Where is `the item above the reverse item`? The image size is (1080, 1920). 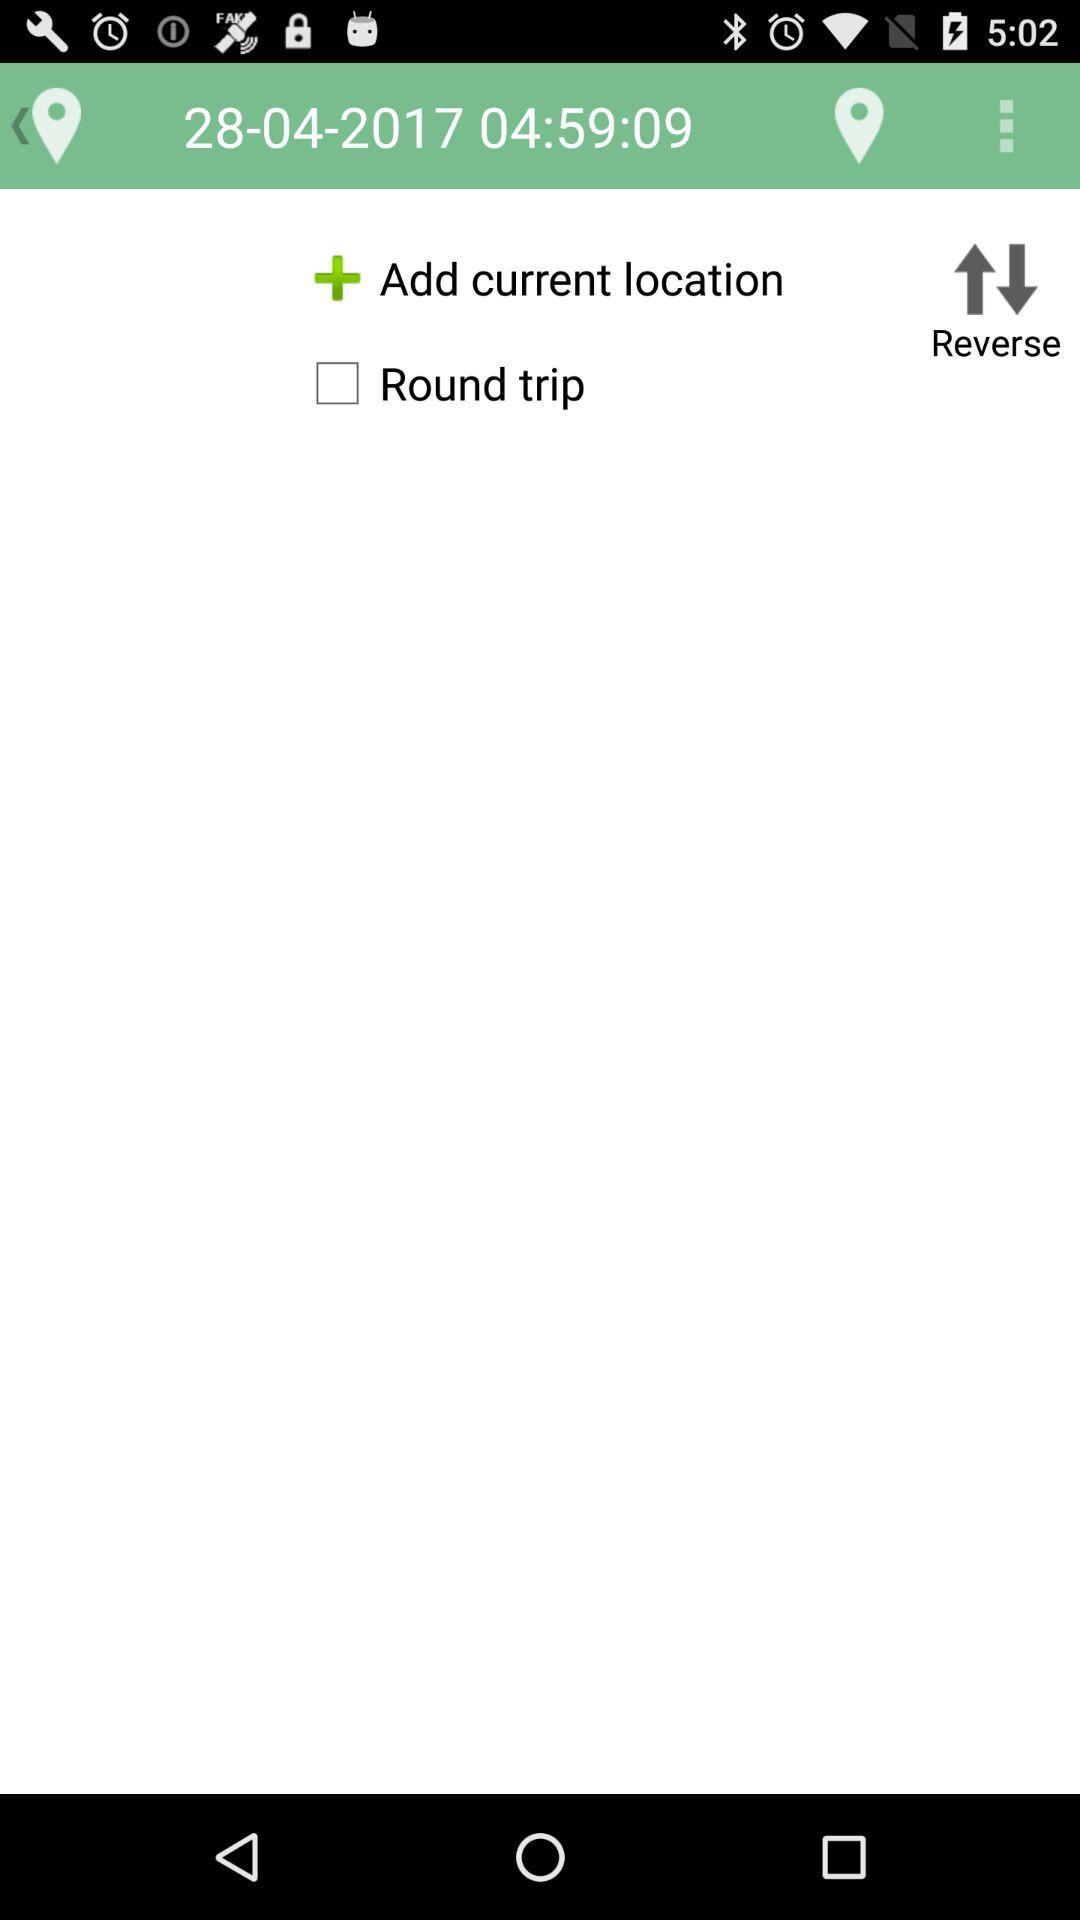 the item above the reverse item is located at coordinates (1006, 124).